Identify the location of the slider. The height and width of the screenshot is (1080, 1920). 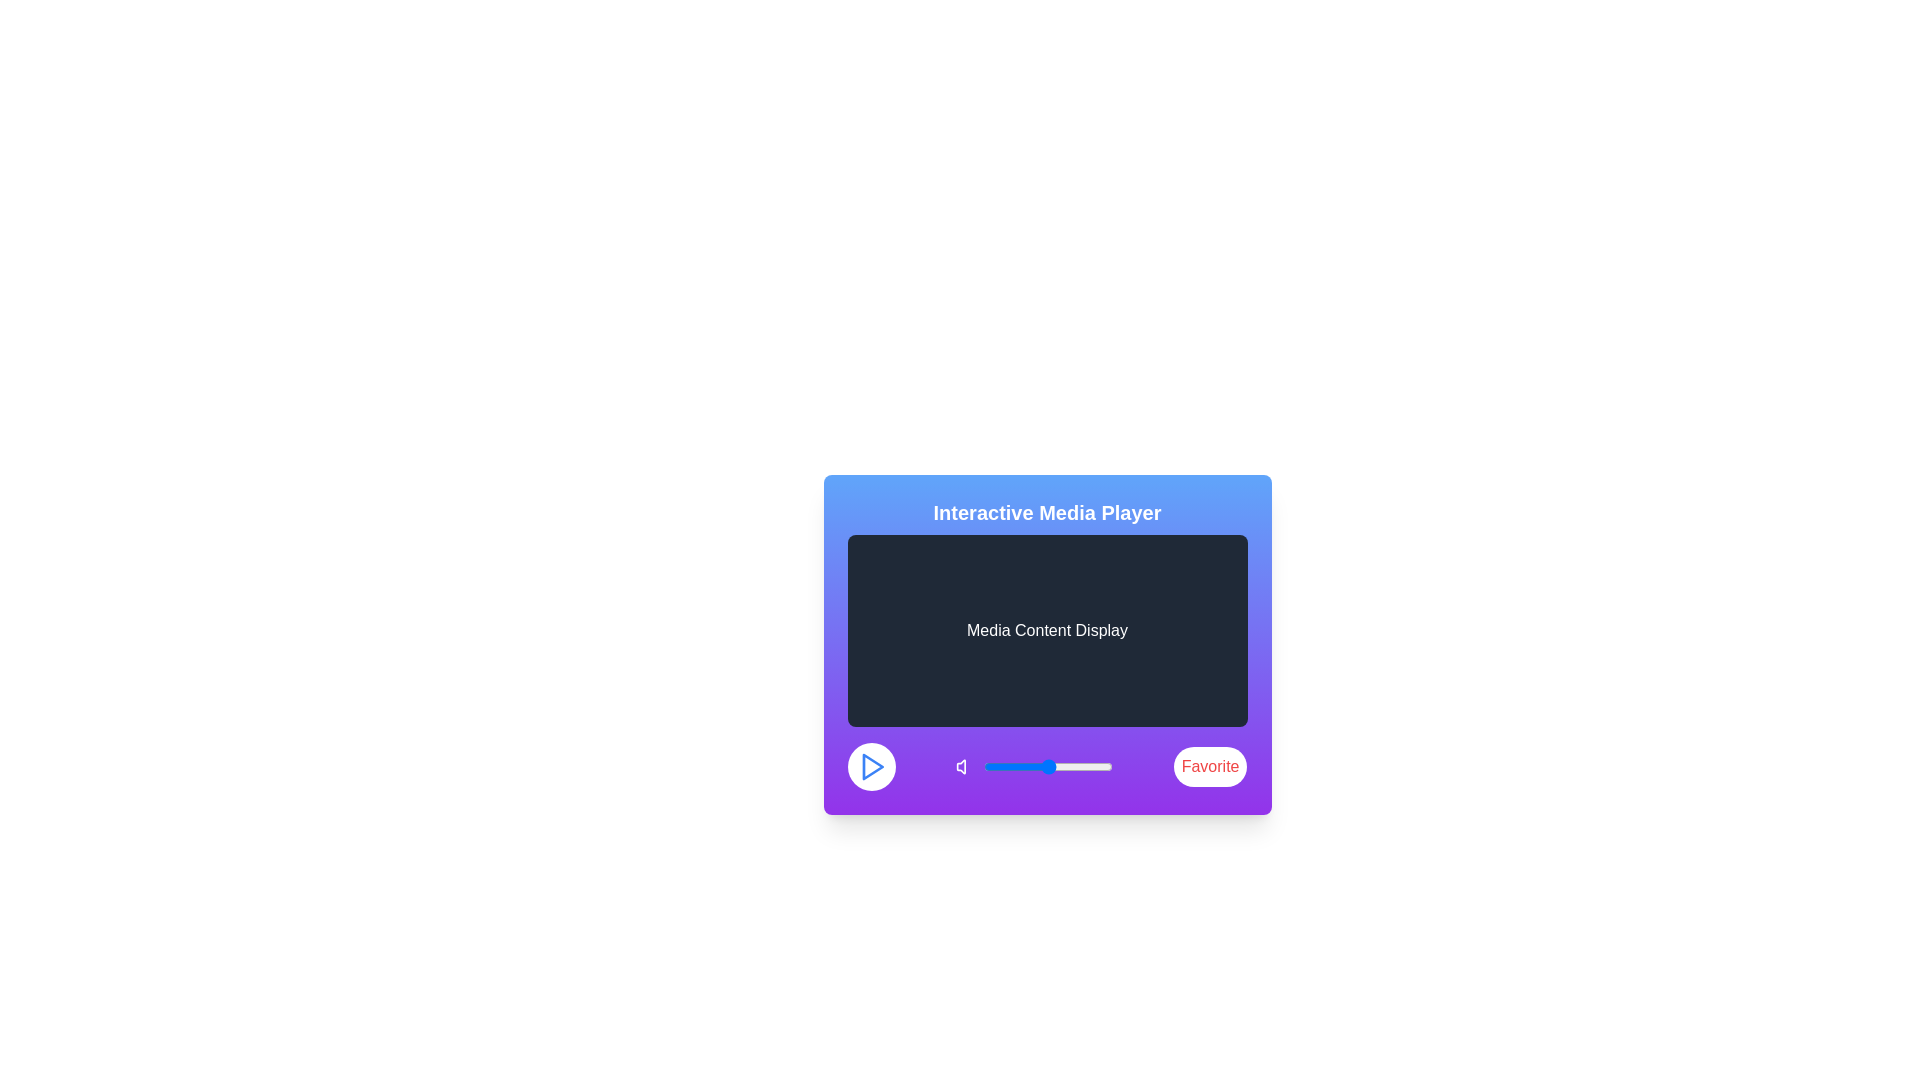
(1077, 766).